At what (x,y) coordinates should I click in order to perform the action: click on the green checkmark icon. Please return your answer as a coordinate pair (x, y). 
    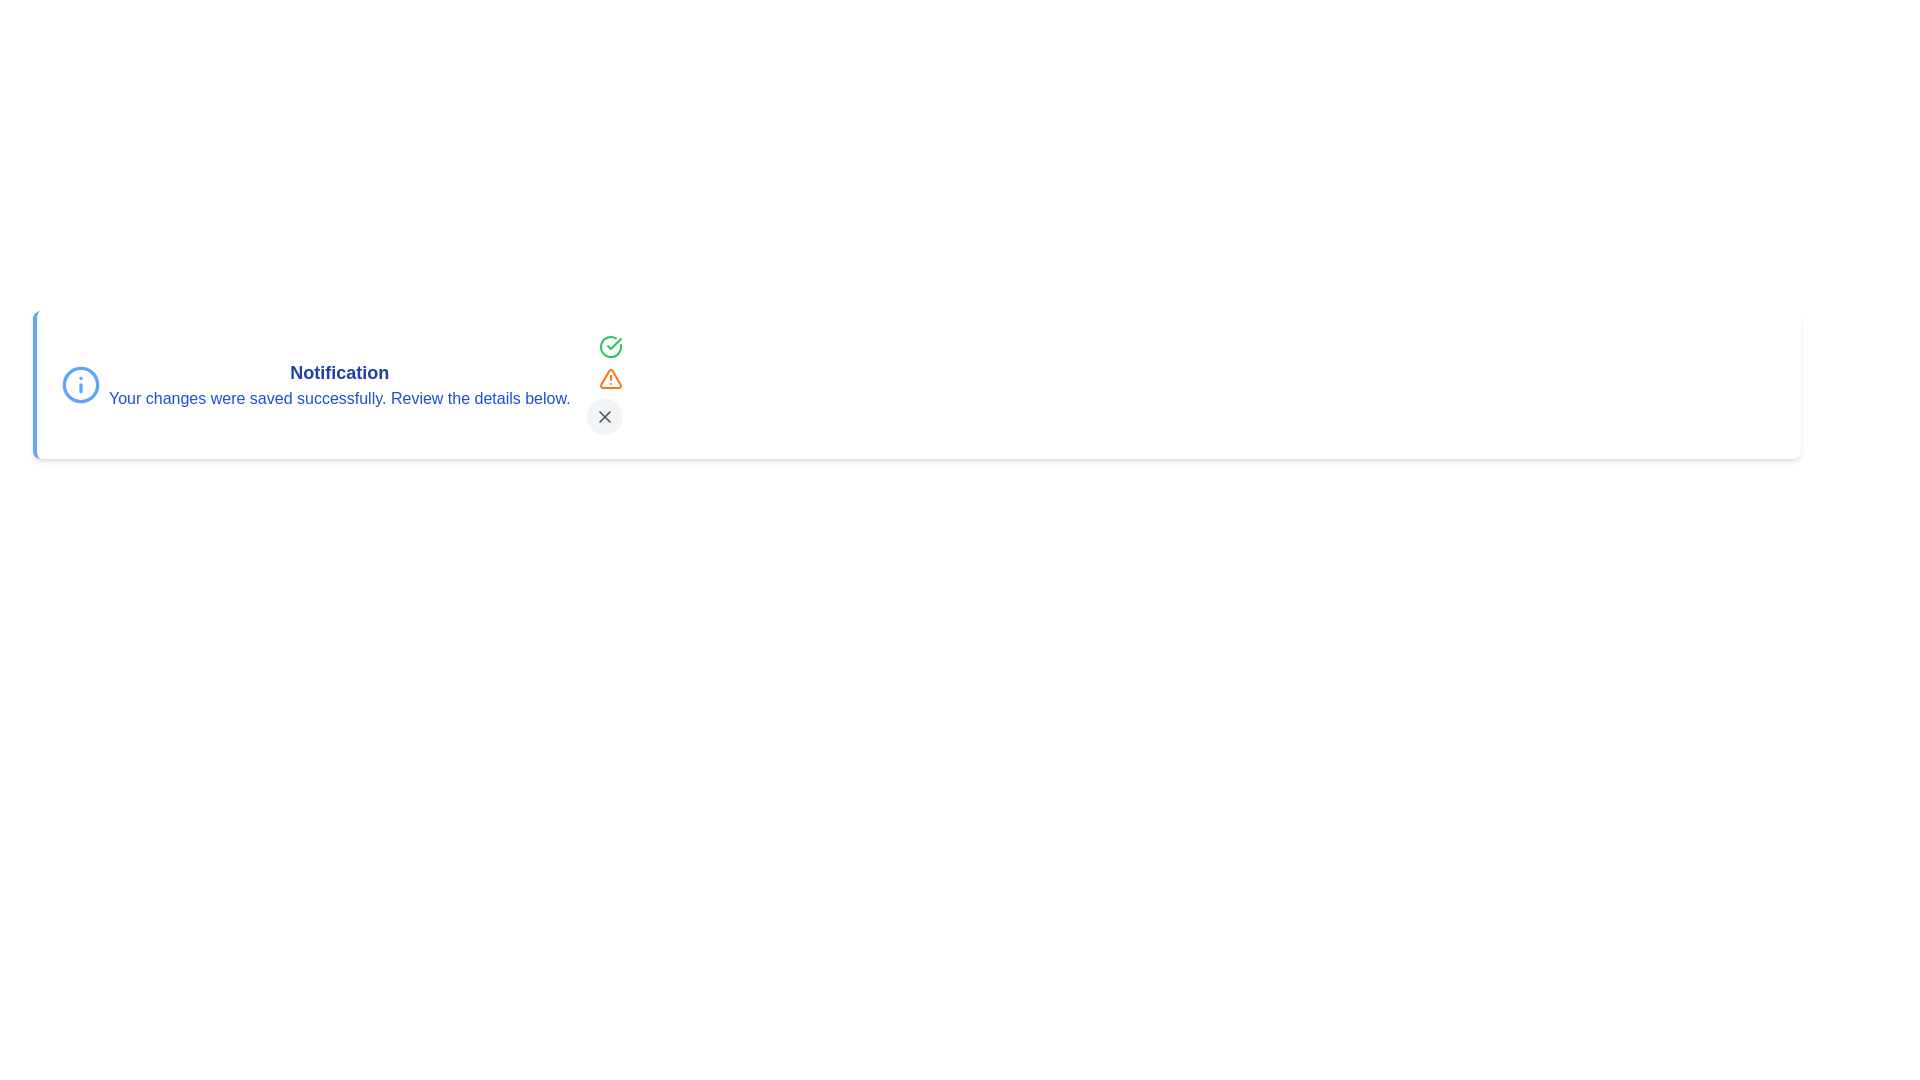
    Looking at the image, I should click on (609, 346).